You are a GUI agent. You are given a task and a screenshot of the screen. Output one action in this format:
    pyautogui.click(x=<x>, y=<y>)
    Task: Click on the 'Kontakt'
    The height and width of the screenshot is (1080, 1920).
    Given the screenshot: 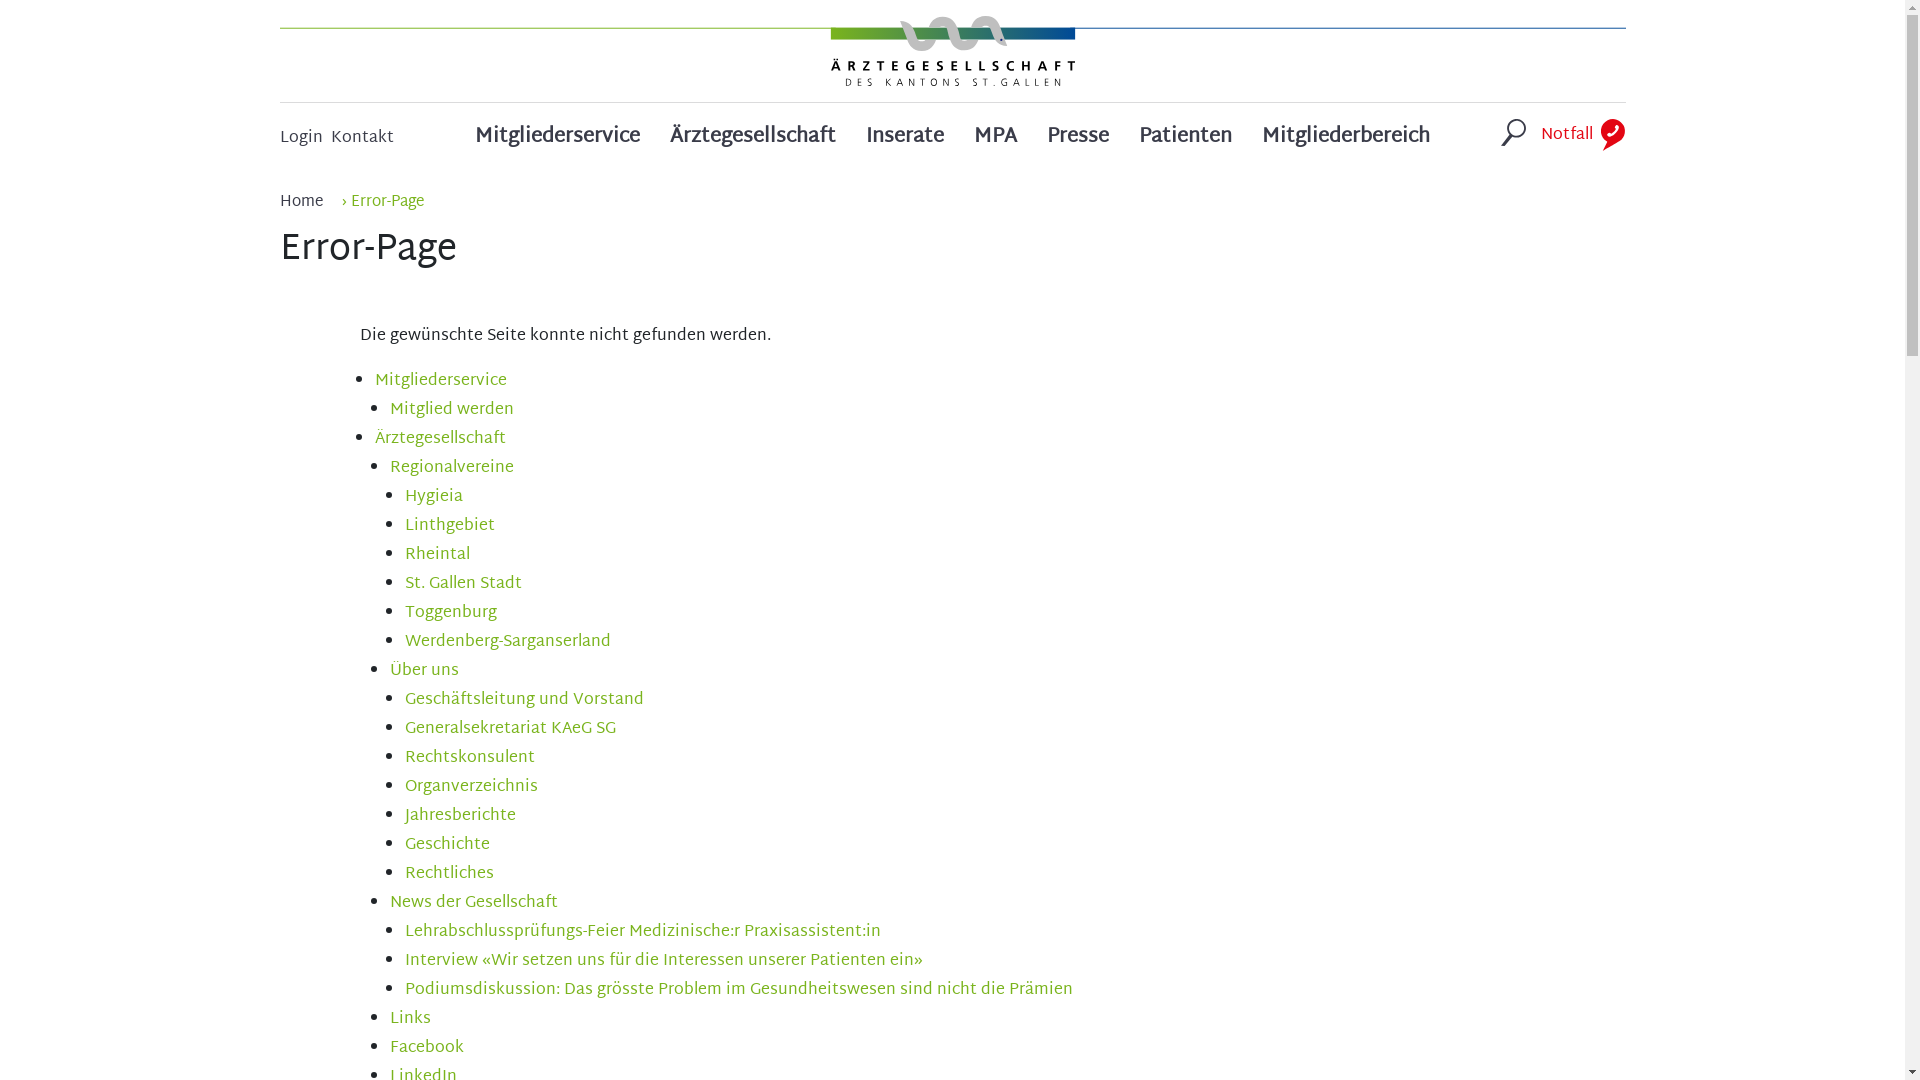 What is the action you would take?
    pyautogui.click(x=330, y=145)
    